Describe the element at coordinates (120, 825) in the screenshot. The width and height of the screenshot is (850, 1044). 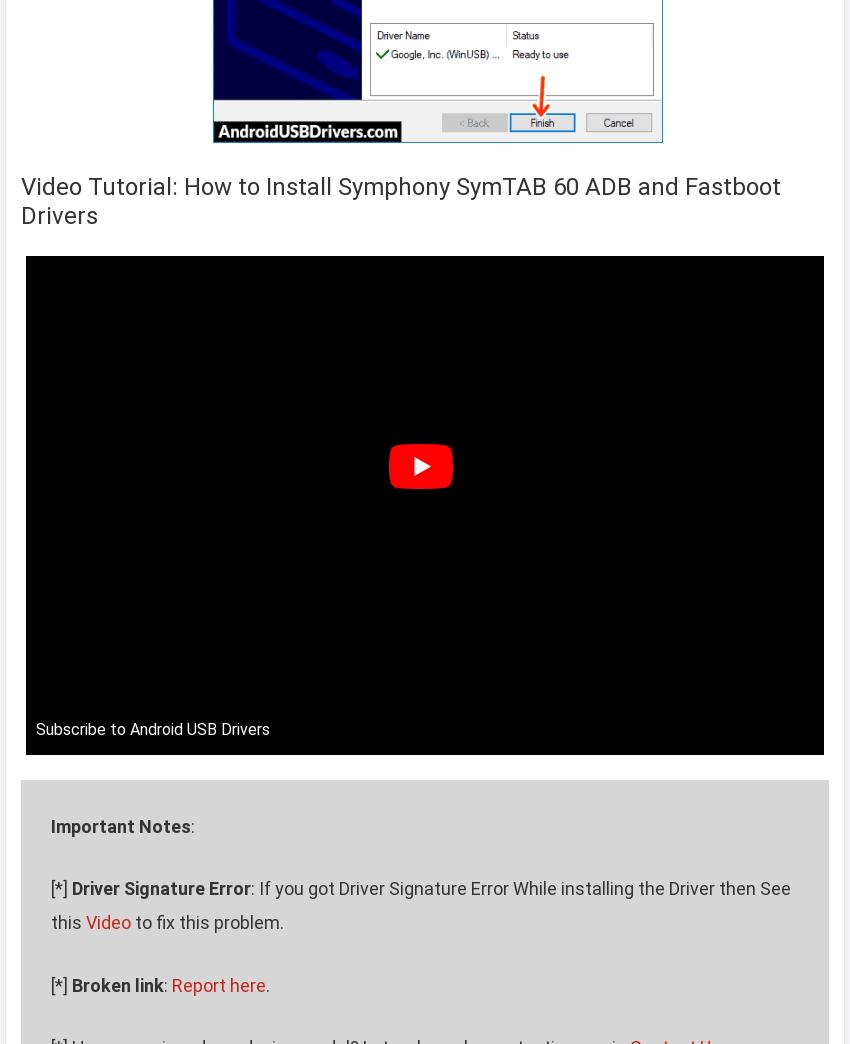
I see `'Important Notes'` at that location.